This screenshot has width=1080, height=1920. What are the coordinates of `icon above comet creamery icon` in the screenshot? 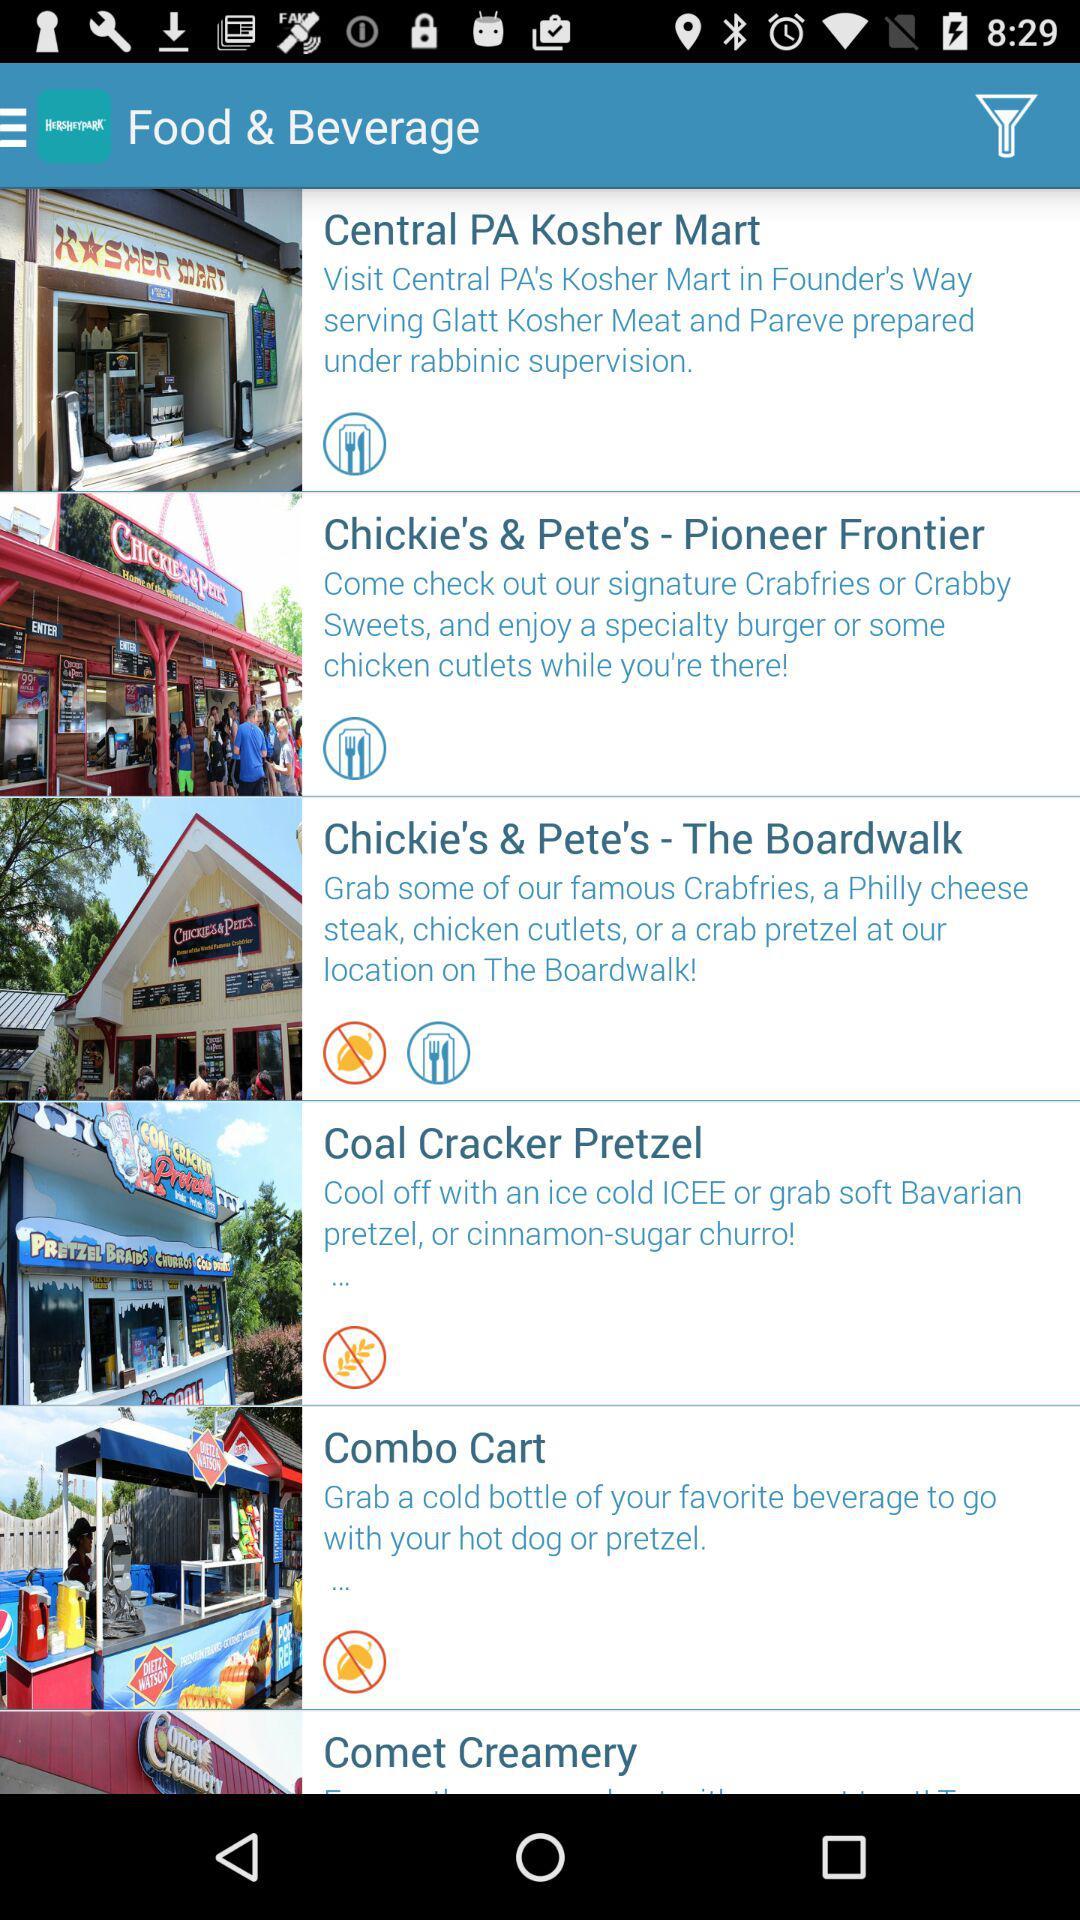 It's located at (353, 1661).